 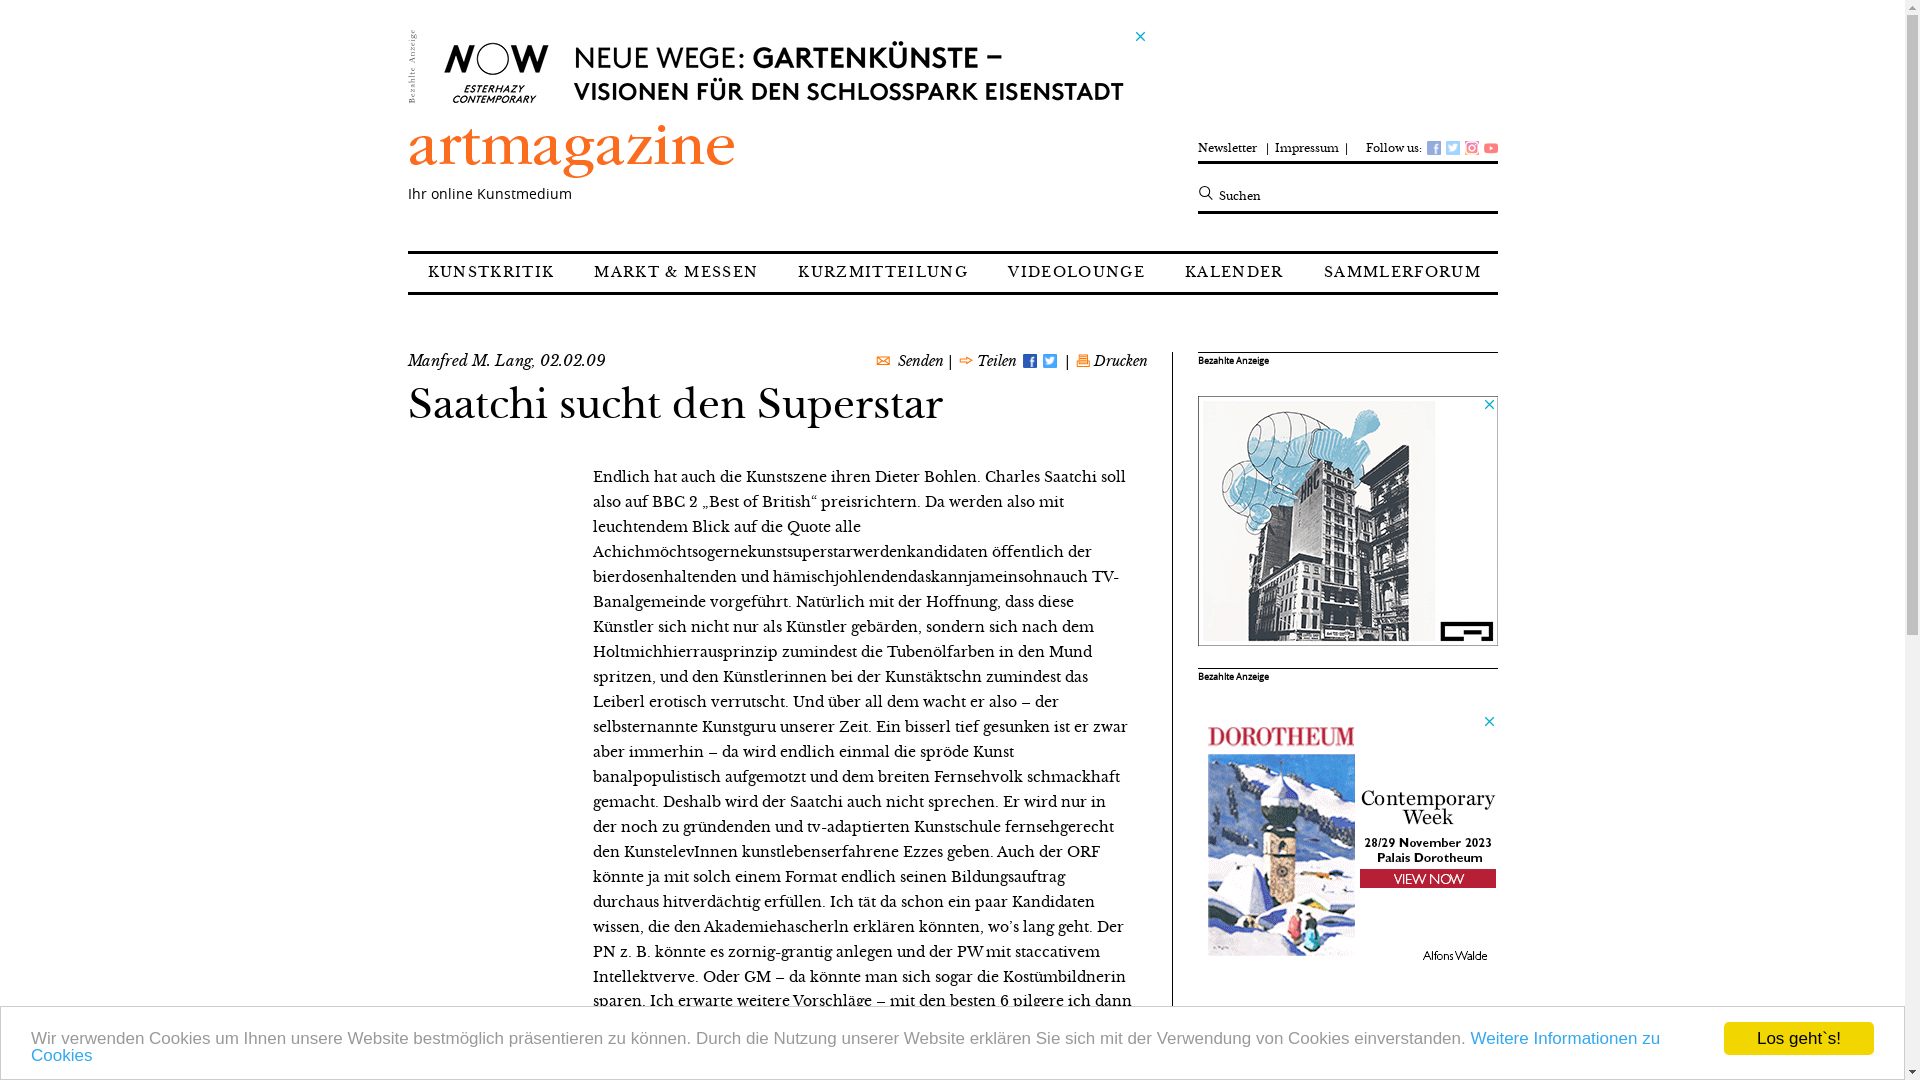 What do you see at coordinates (1230, 141) in the screenshot?
I see `'Newsletter'` at bounding box center [1230, 141].